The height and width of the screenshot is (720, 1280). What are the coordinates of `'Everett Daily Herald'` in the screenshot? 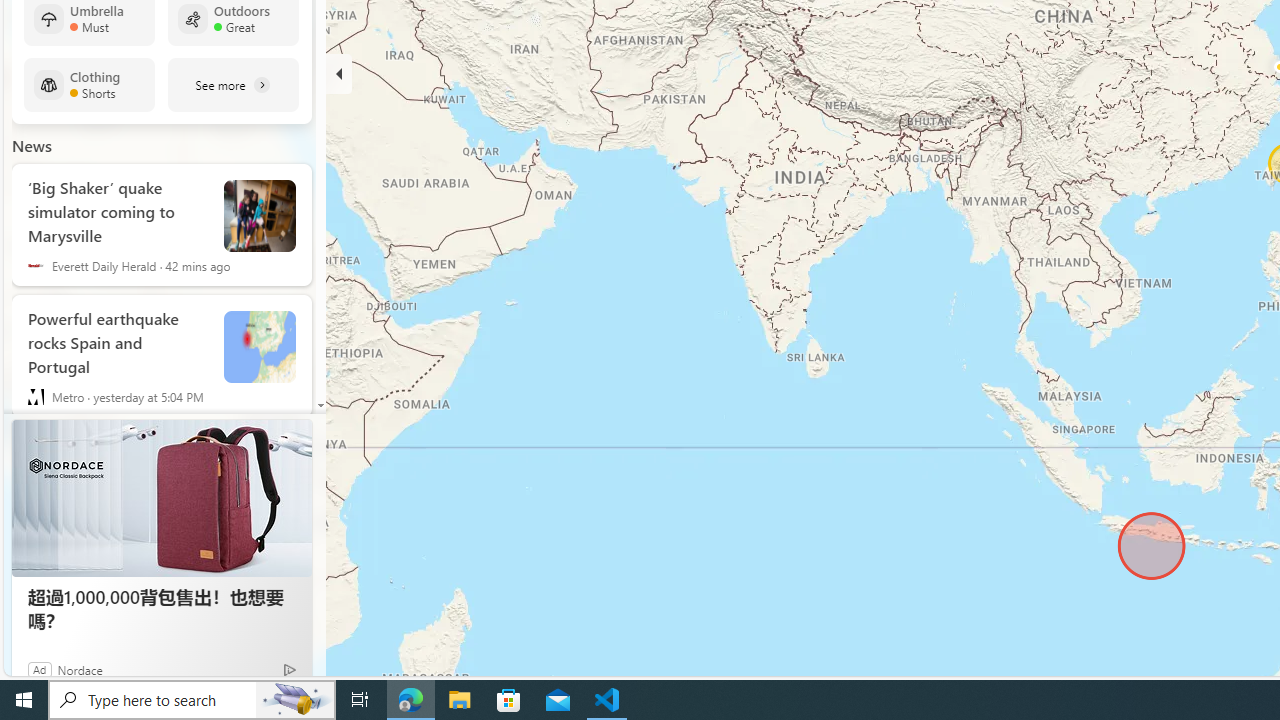 It's located at (35, 265).